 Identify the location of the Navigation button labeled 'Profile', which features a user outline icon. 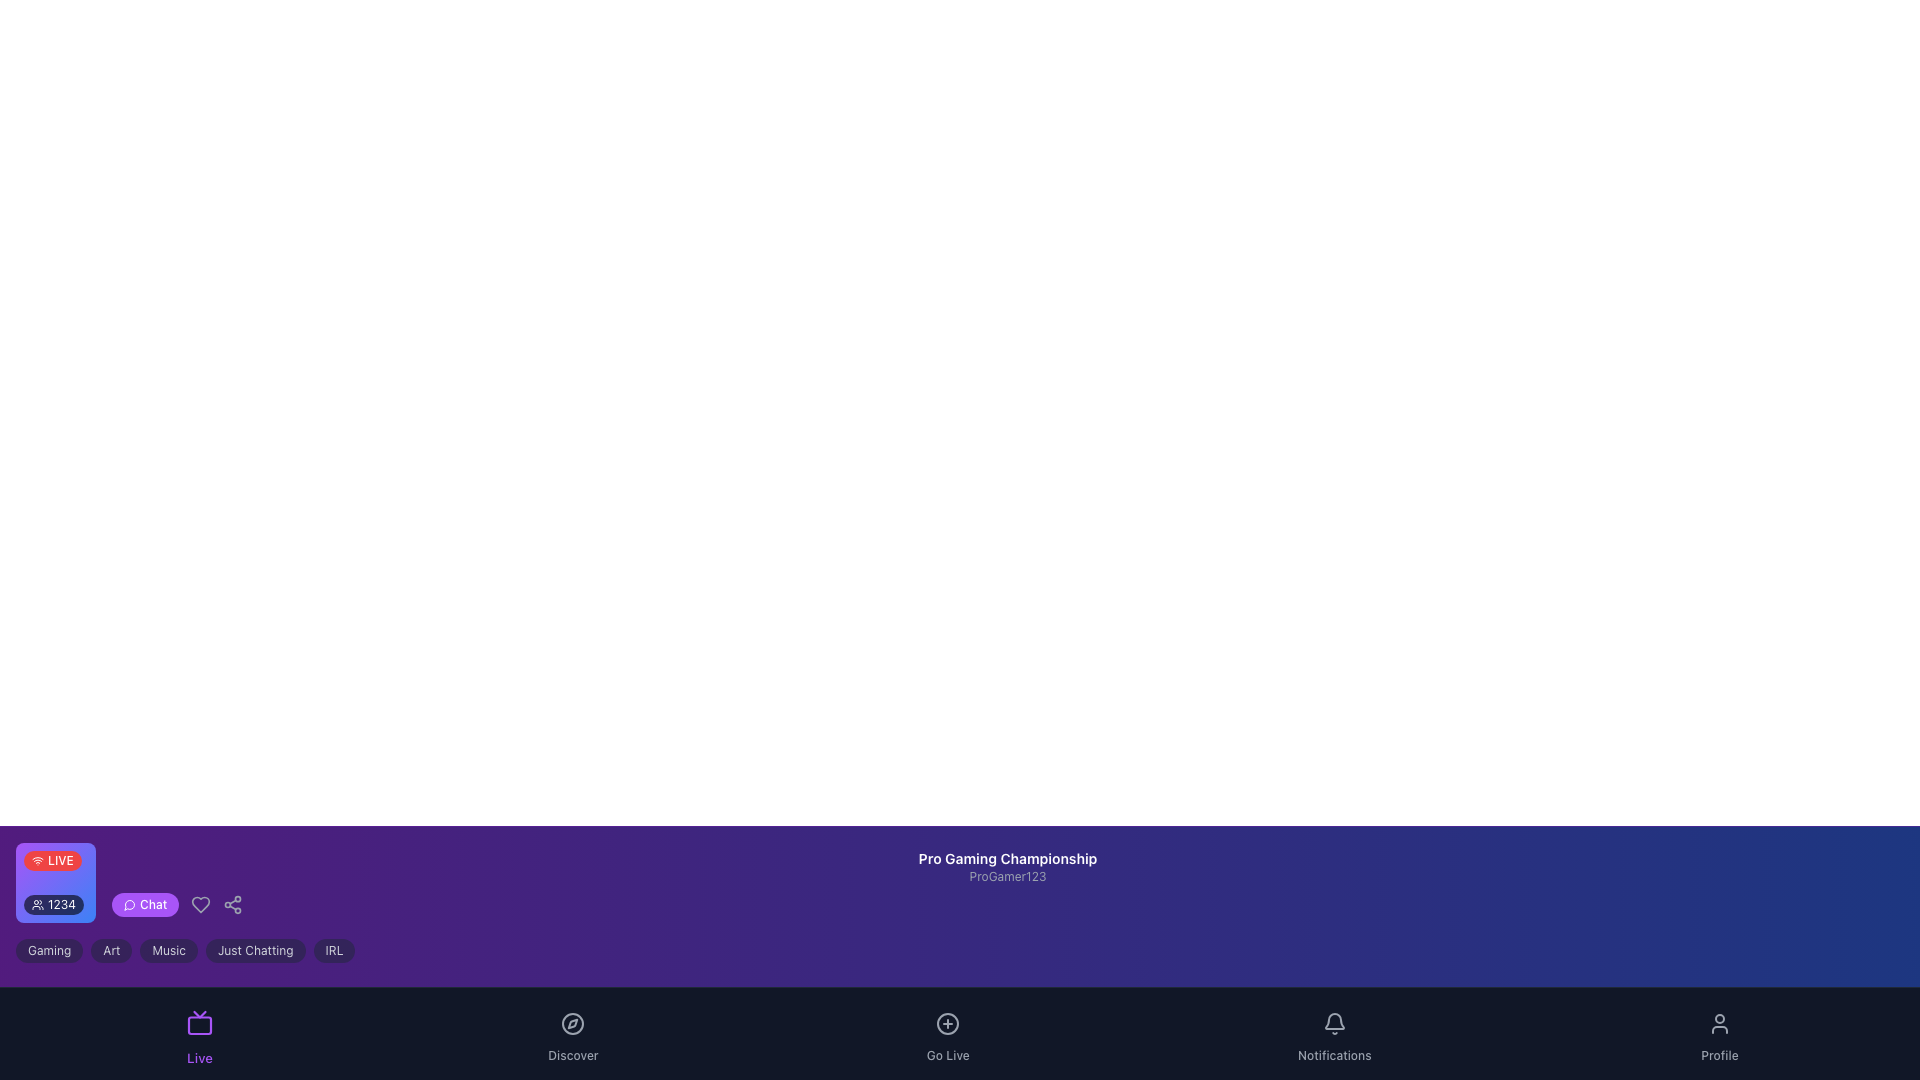
(1718, 1033).